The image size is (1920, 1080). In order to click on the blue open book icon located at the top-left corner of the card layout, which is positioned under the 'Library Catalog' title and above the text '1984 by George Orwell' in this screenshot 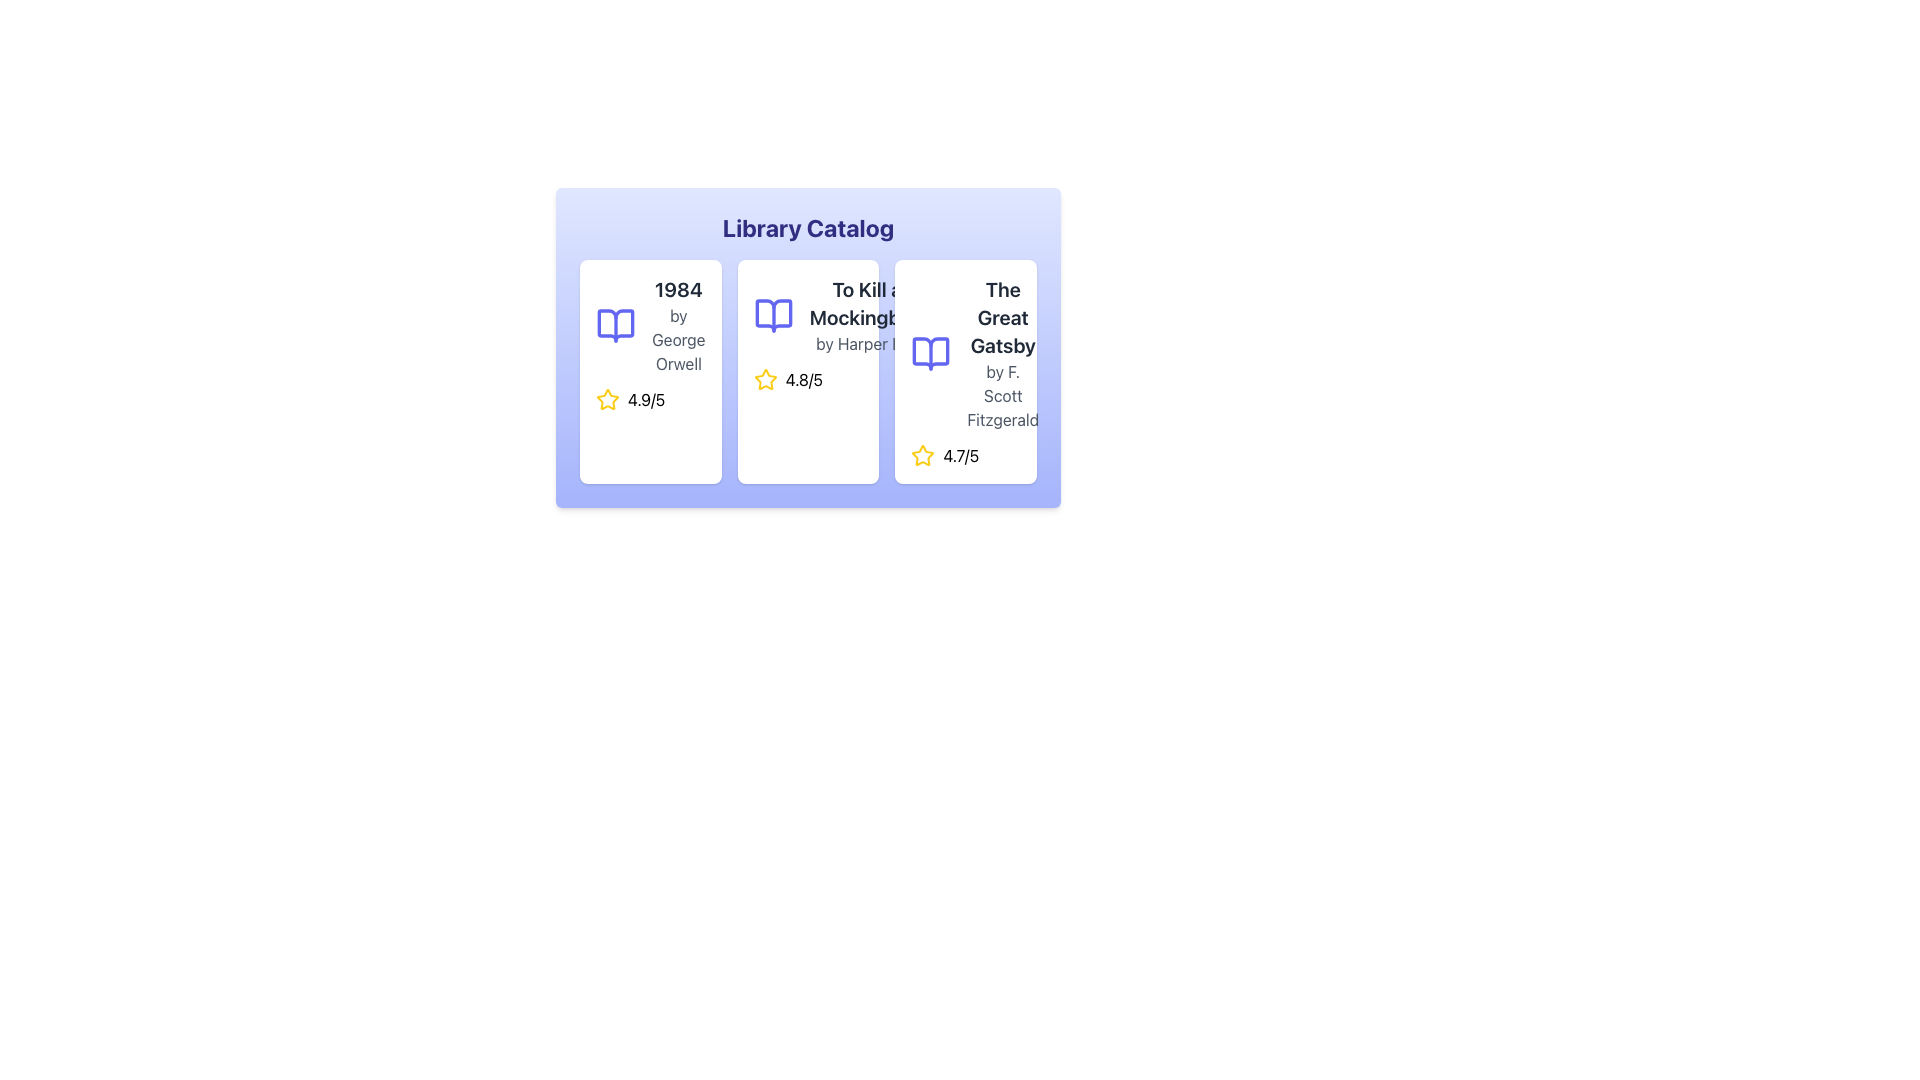, I will do `click(614, 325)`.